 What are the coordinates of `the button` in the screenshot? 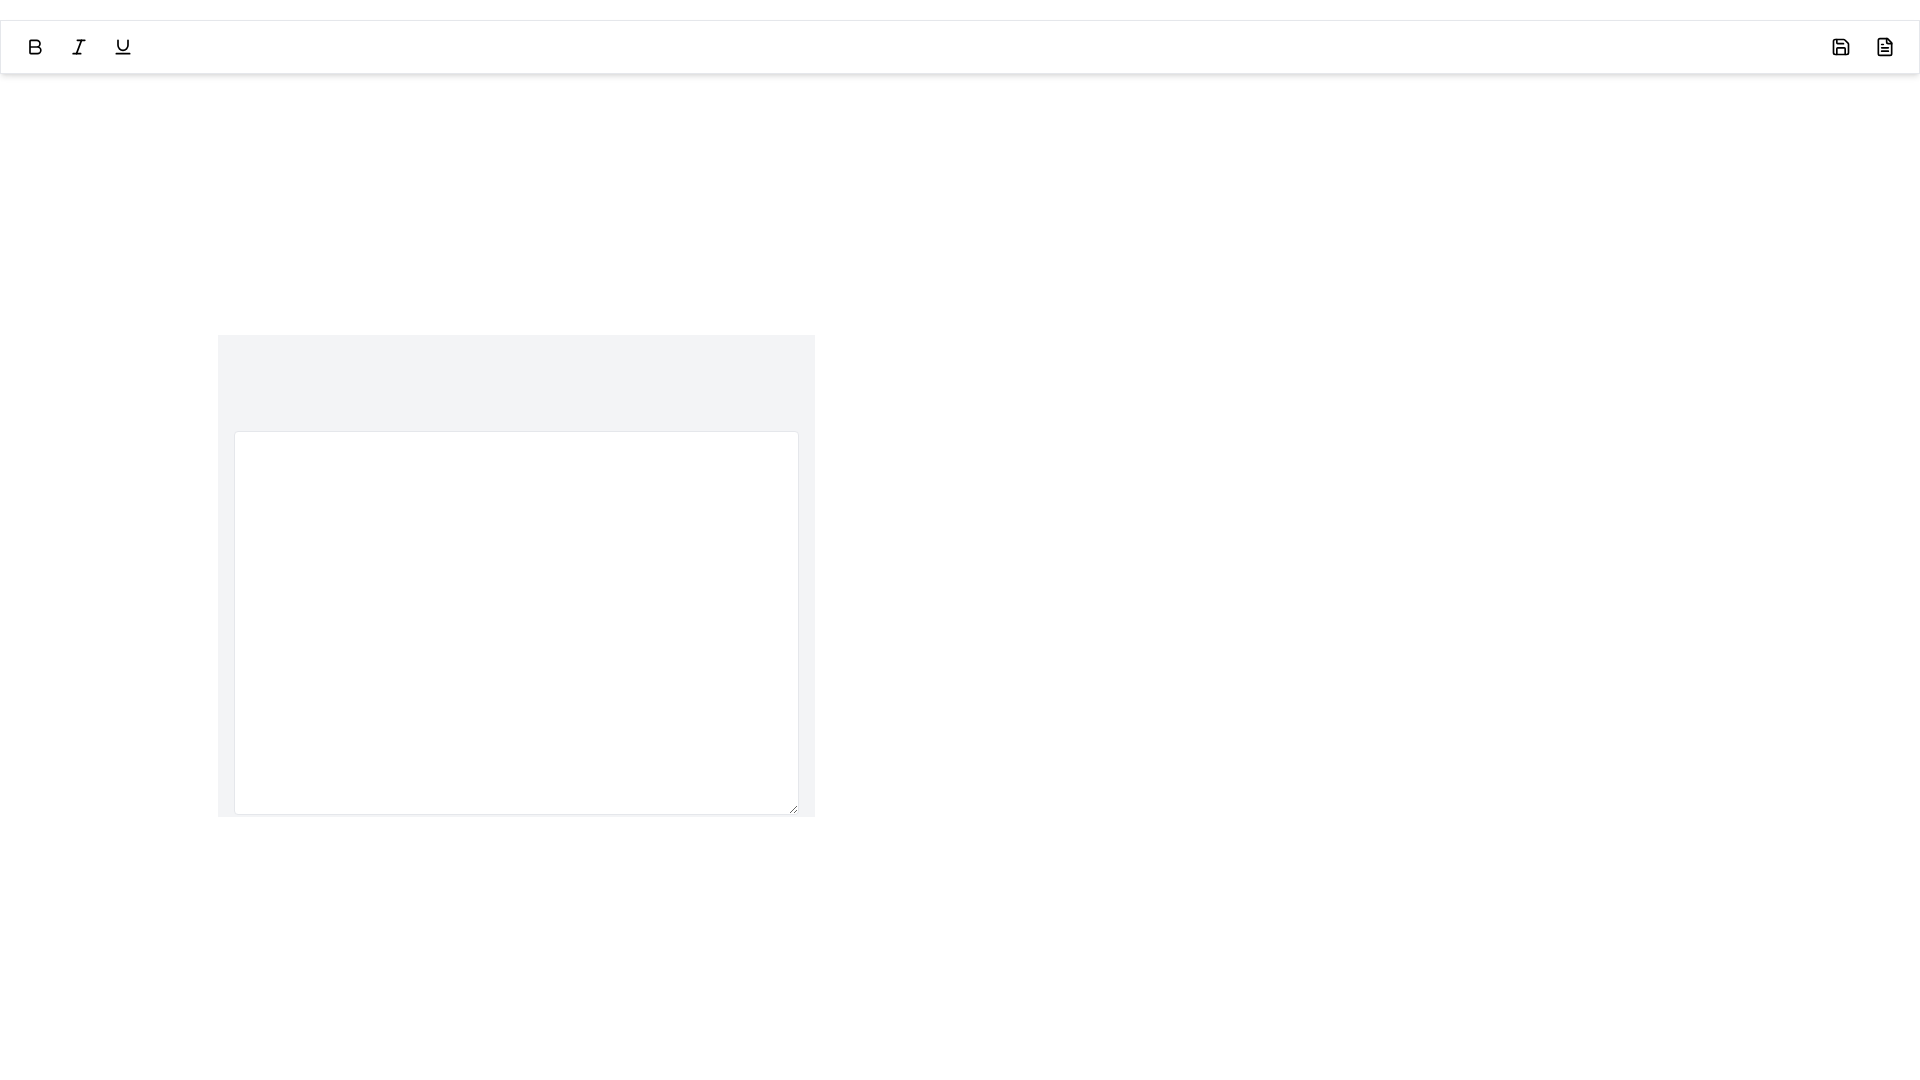 It's located at (34, 45).